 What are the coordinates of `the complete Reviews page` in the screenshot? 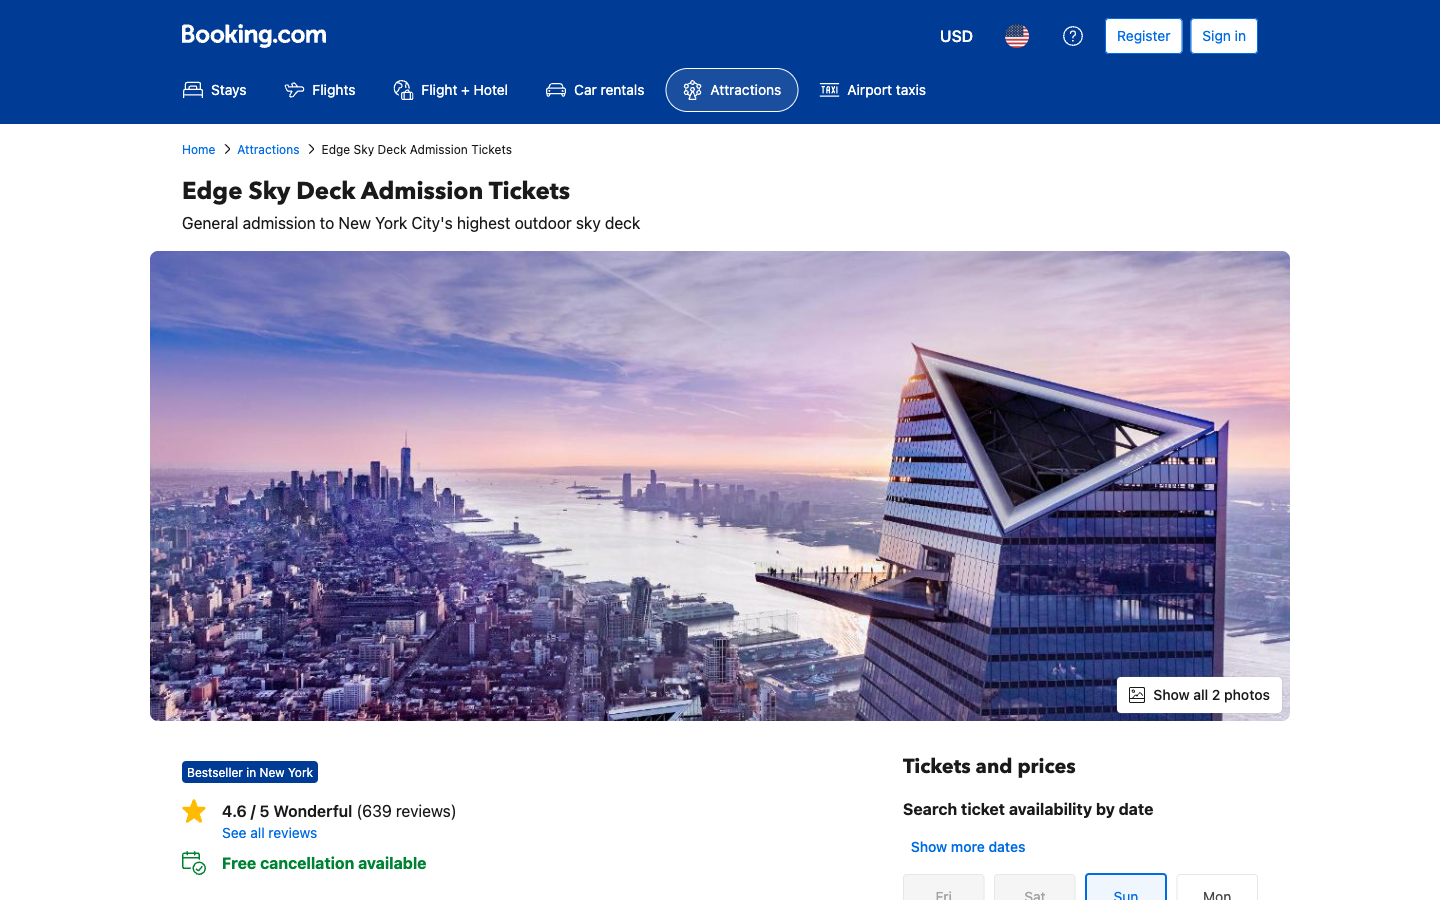 It's located at (546, 833).